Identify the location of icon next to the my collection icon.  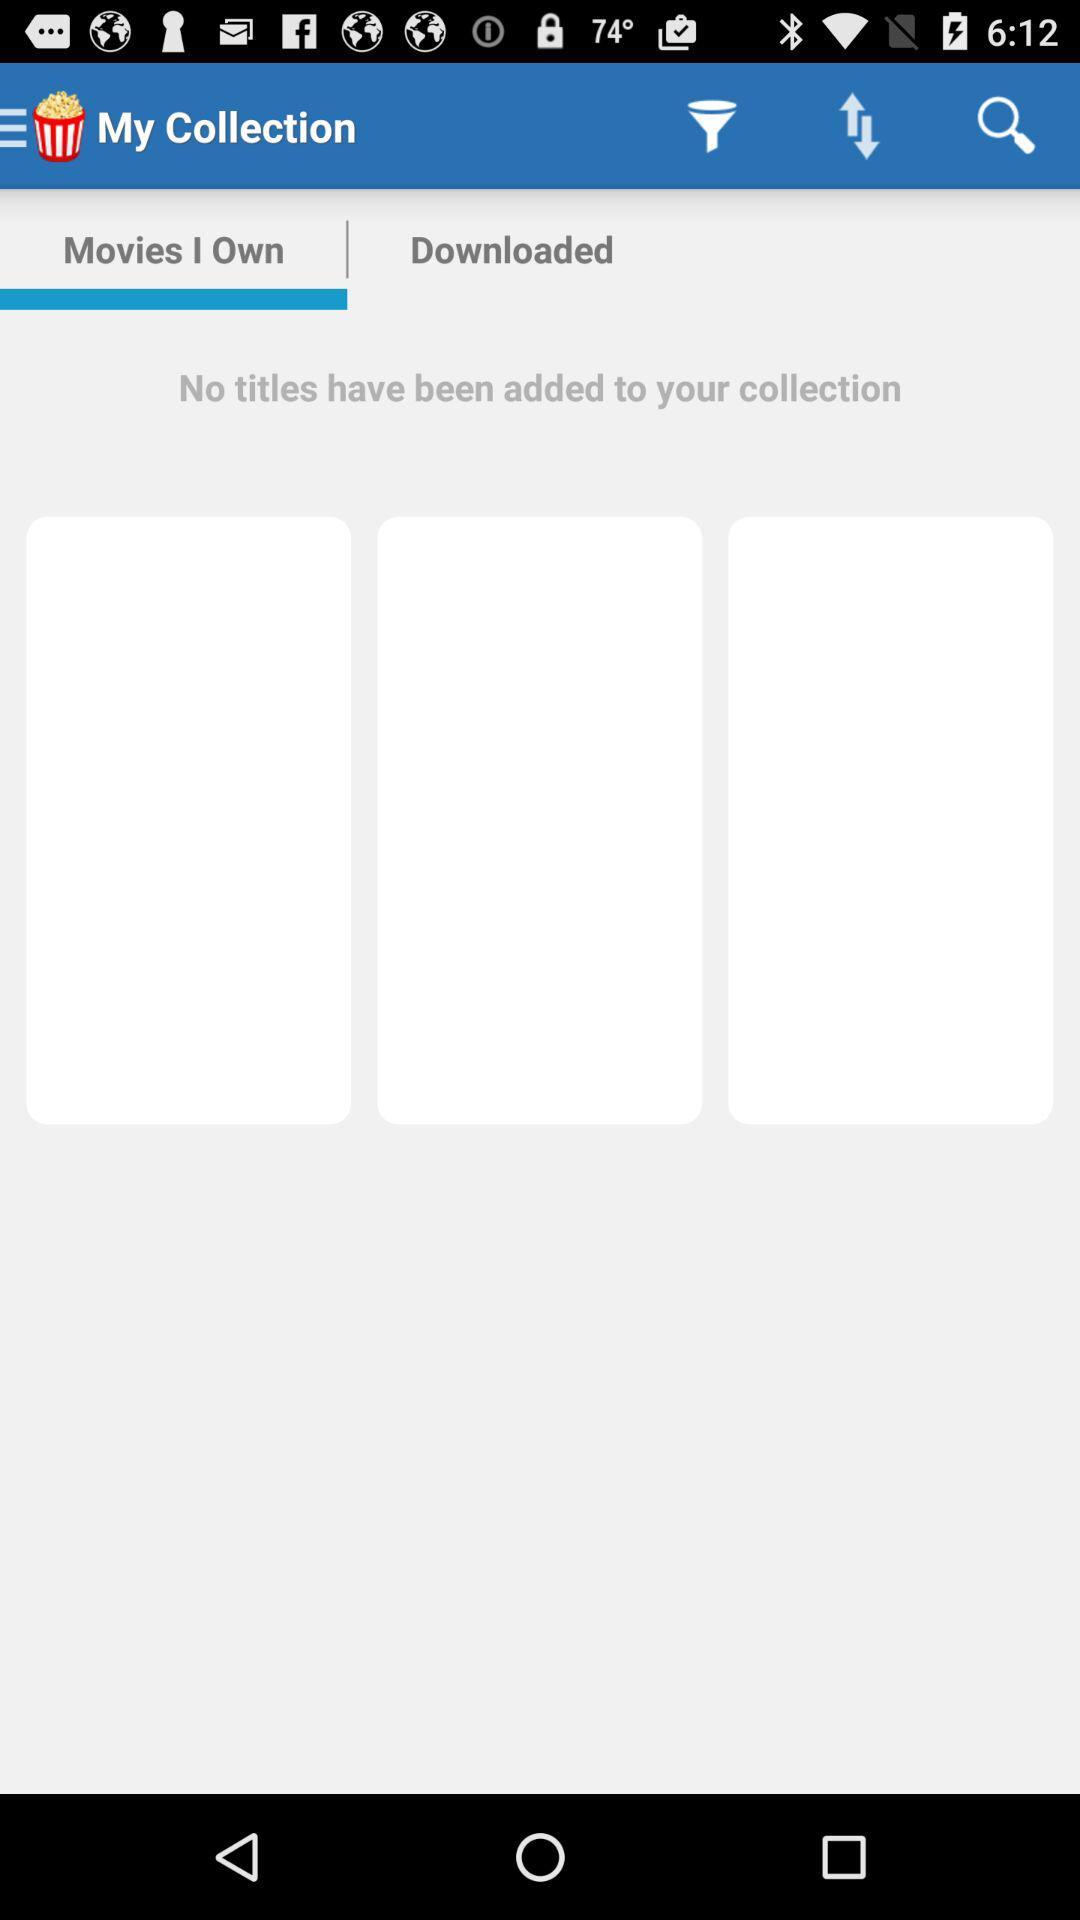
(711, 124).